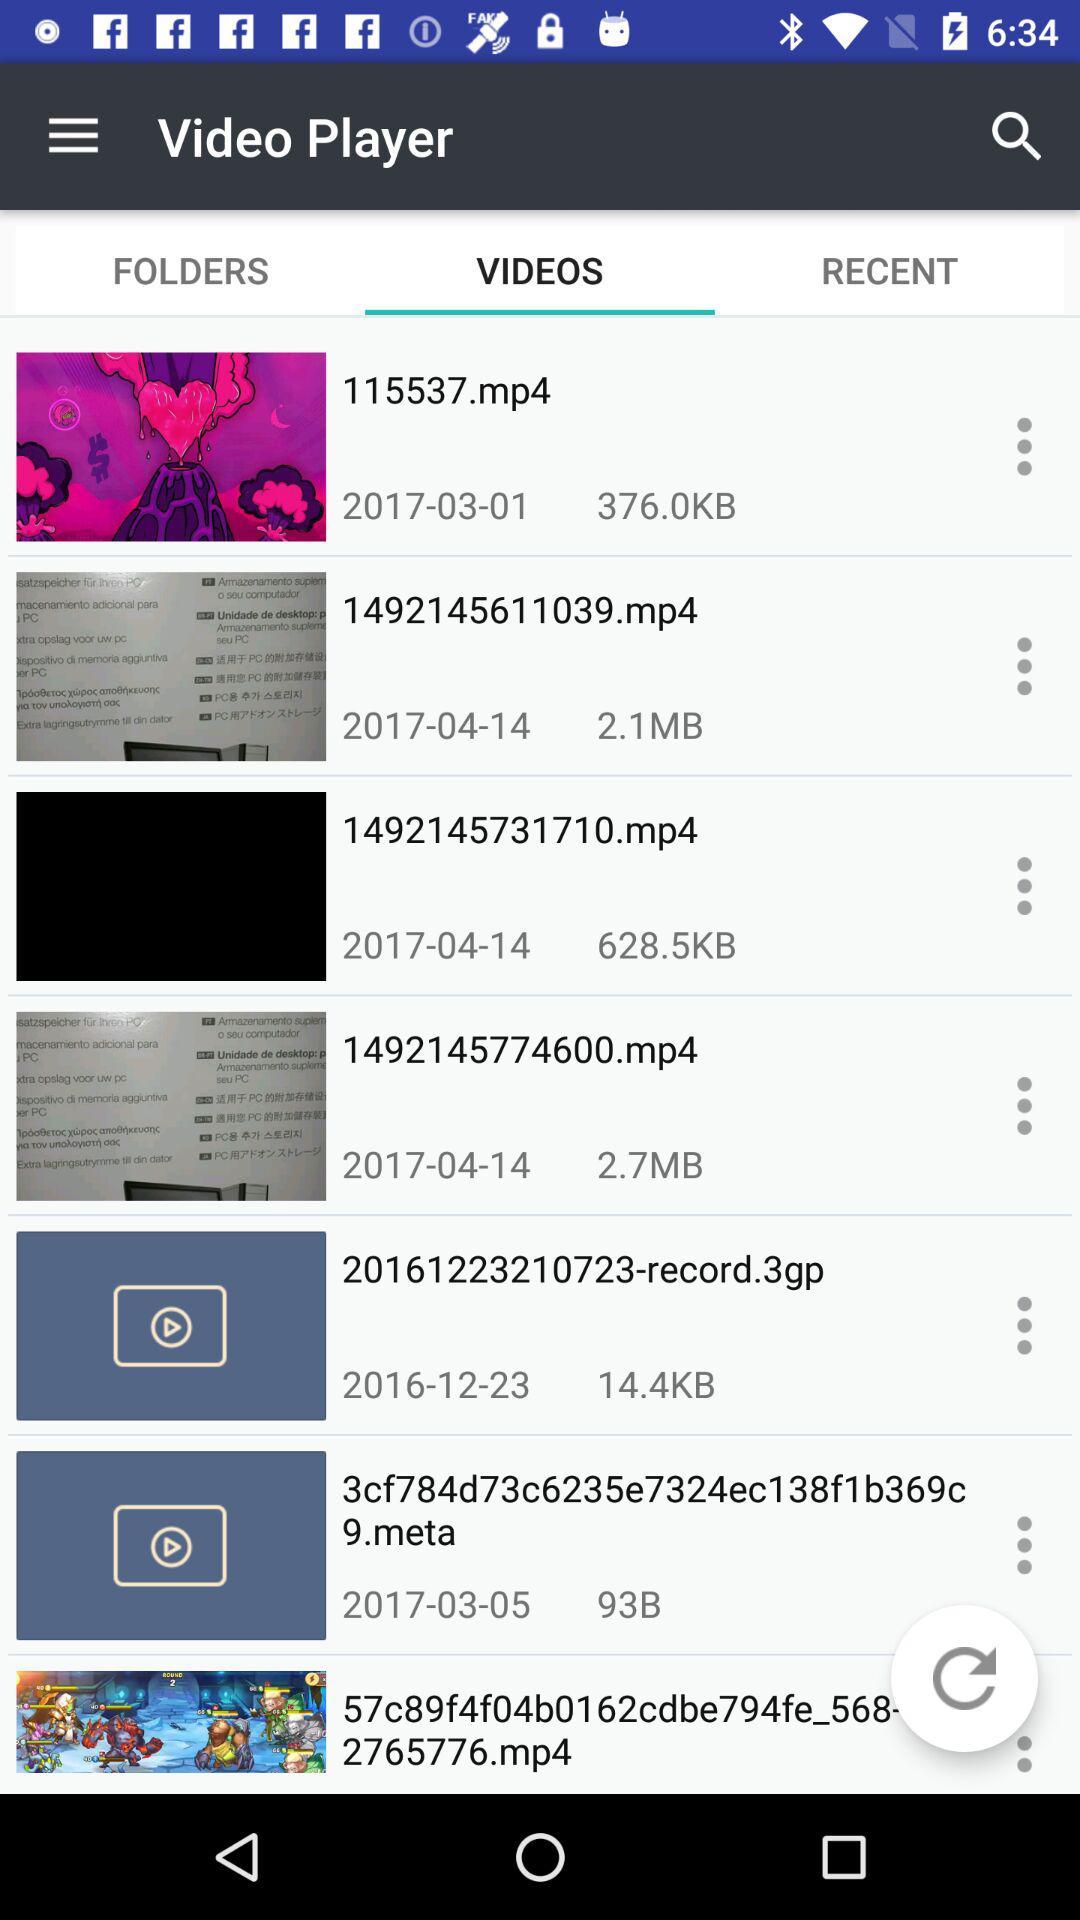  I want to click on options, so click(1024, 1544).